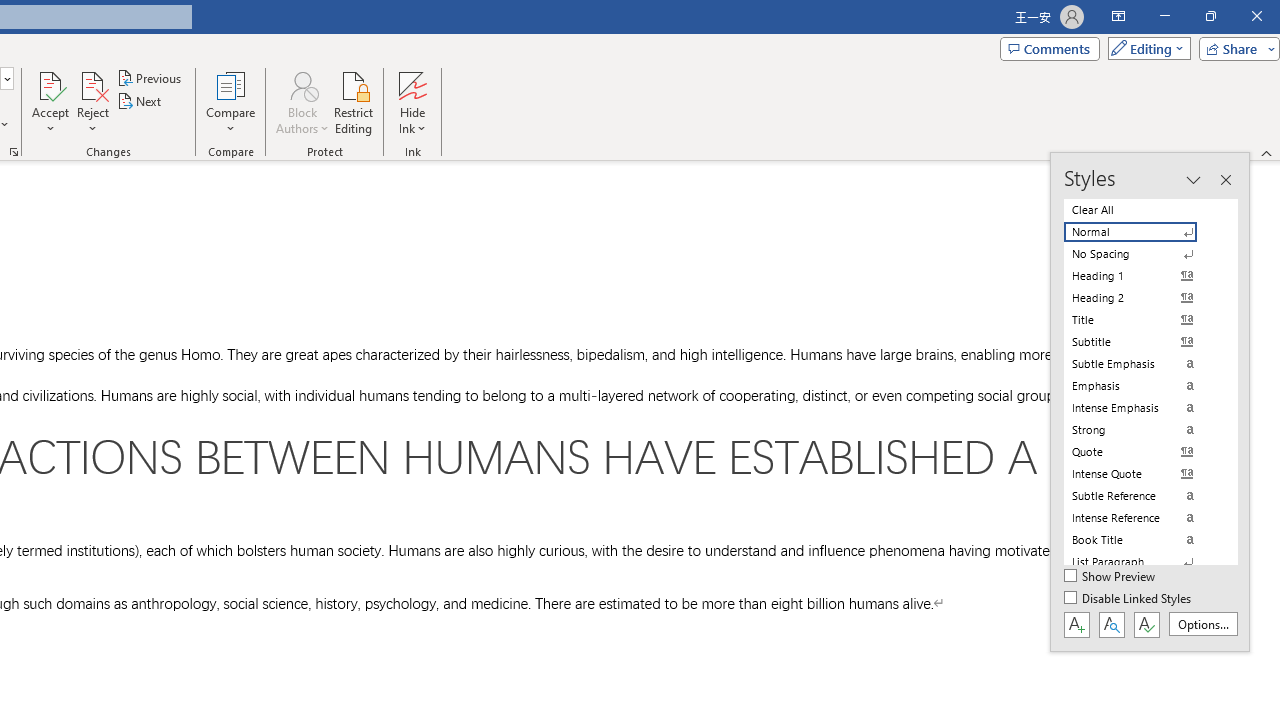 This screenshot has width=1280, height=720. I want to click on 'Disable Linked Styles', so click(1129, 598).